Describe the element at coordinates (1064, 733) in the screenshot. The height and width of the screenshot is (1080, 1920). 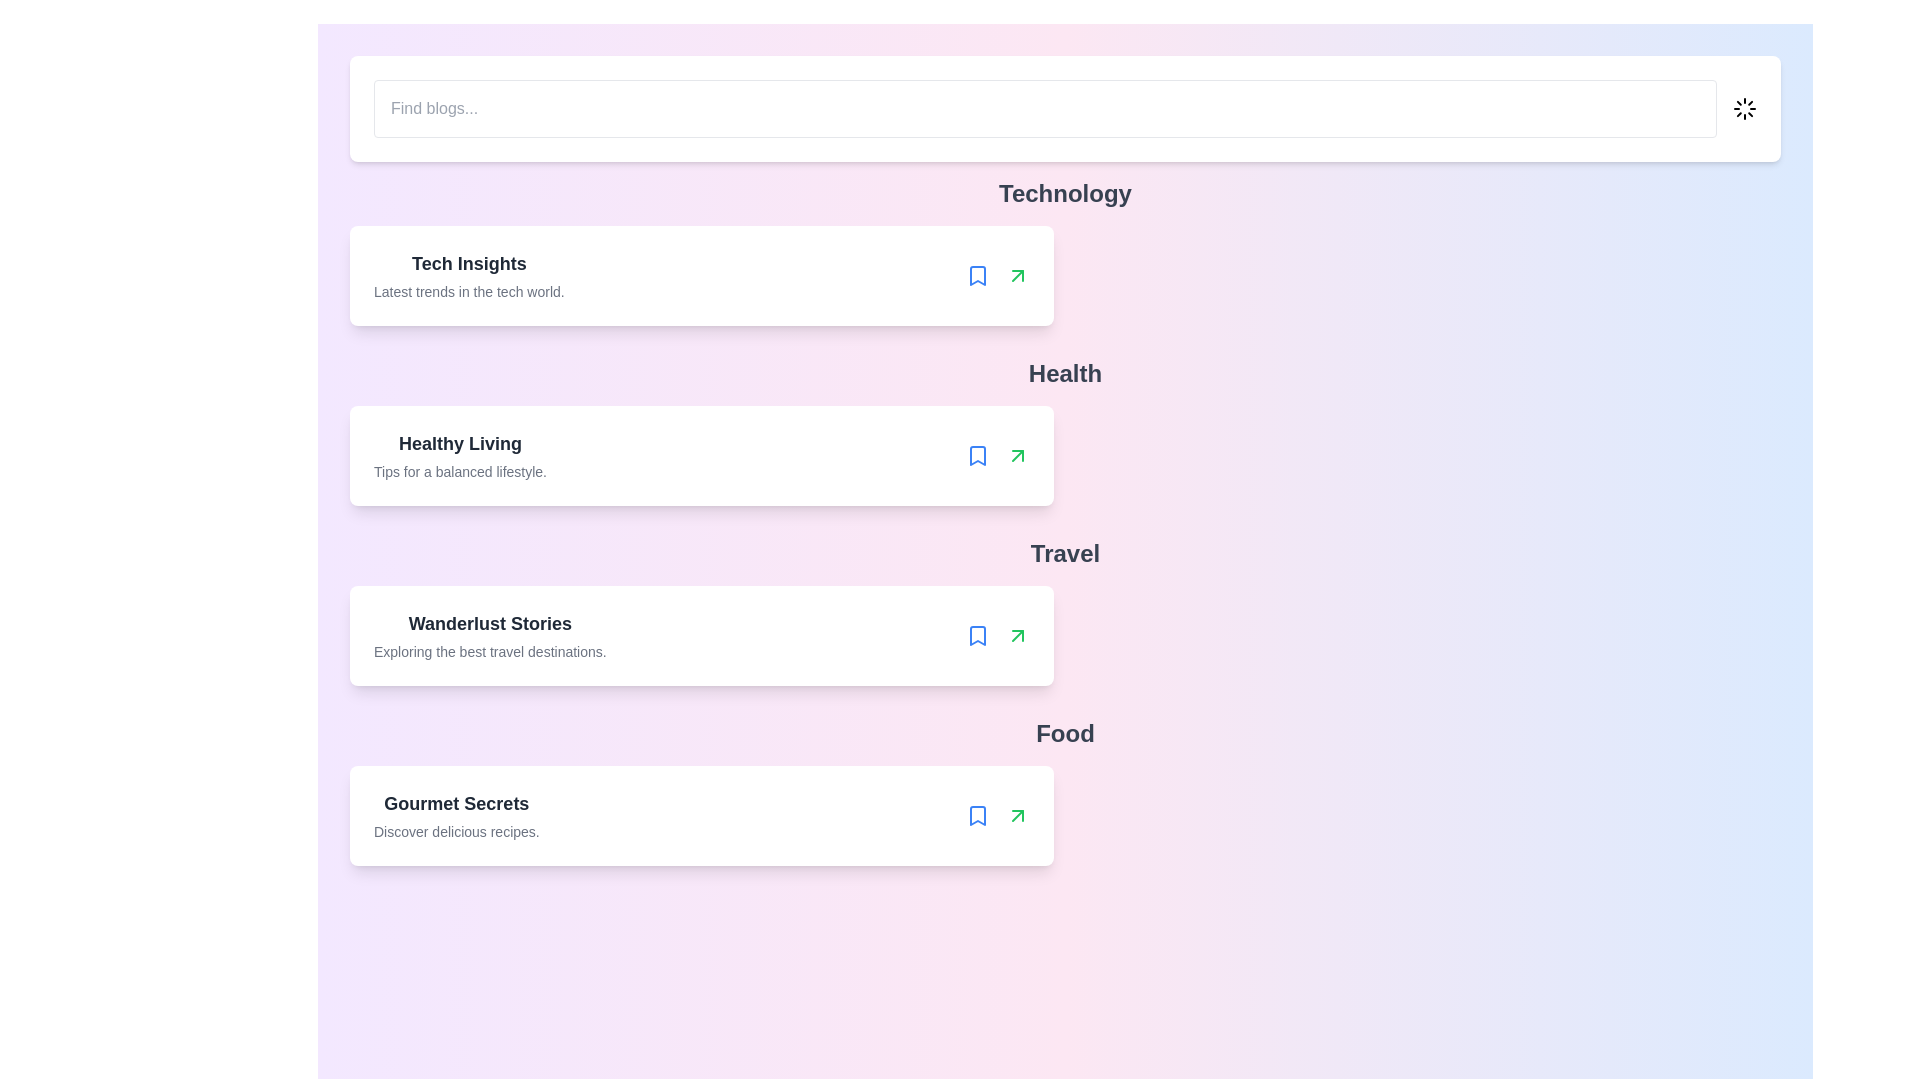
I see `the 'Food' text element which is bold and large, located near the bottom of a section list, right above the 'Gourmet Secrets' subheading` at that location.